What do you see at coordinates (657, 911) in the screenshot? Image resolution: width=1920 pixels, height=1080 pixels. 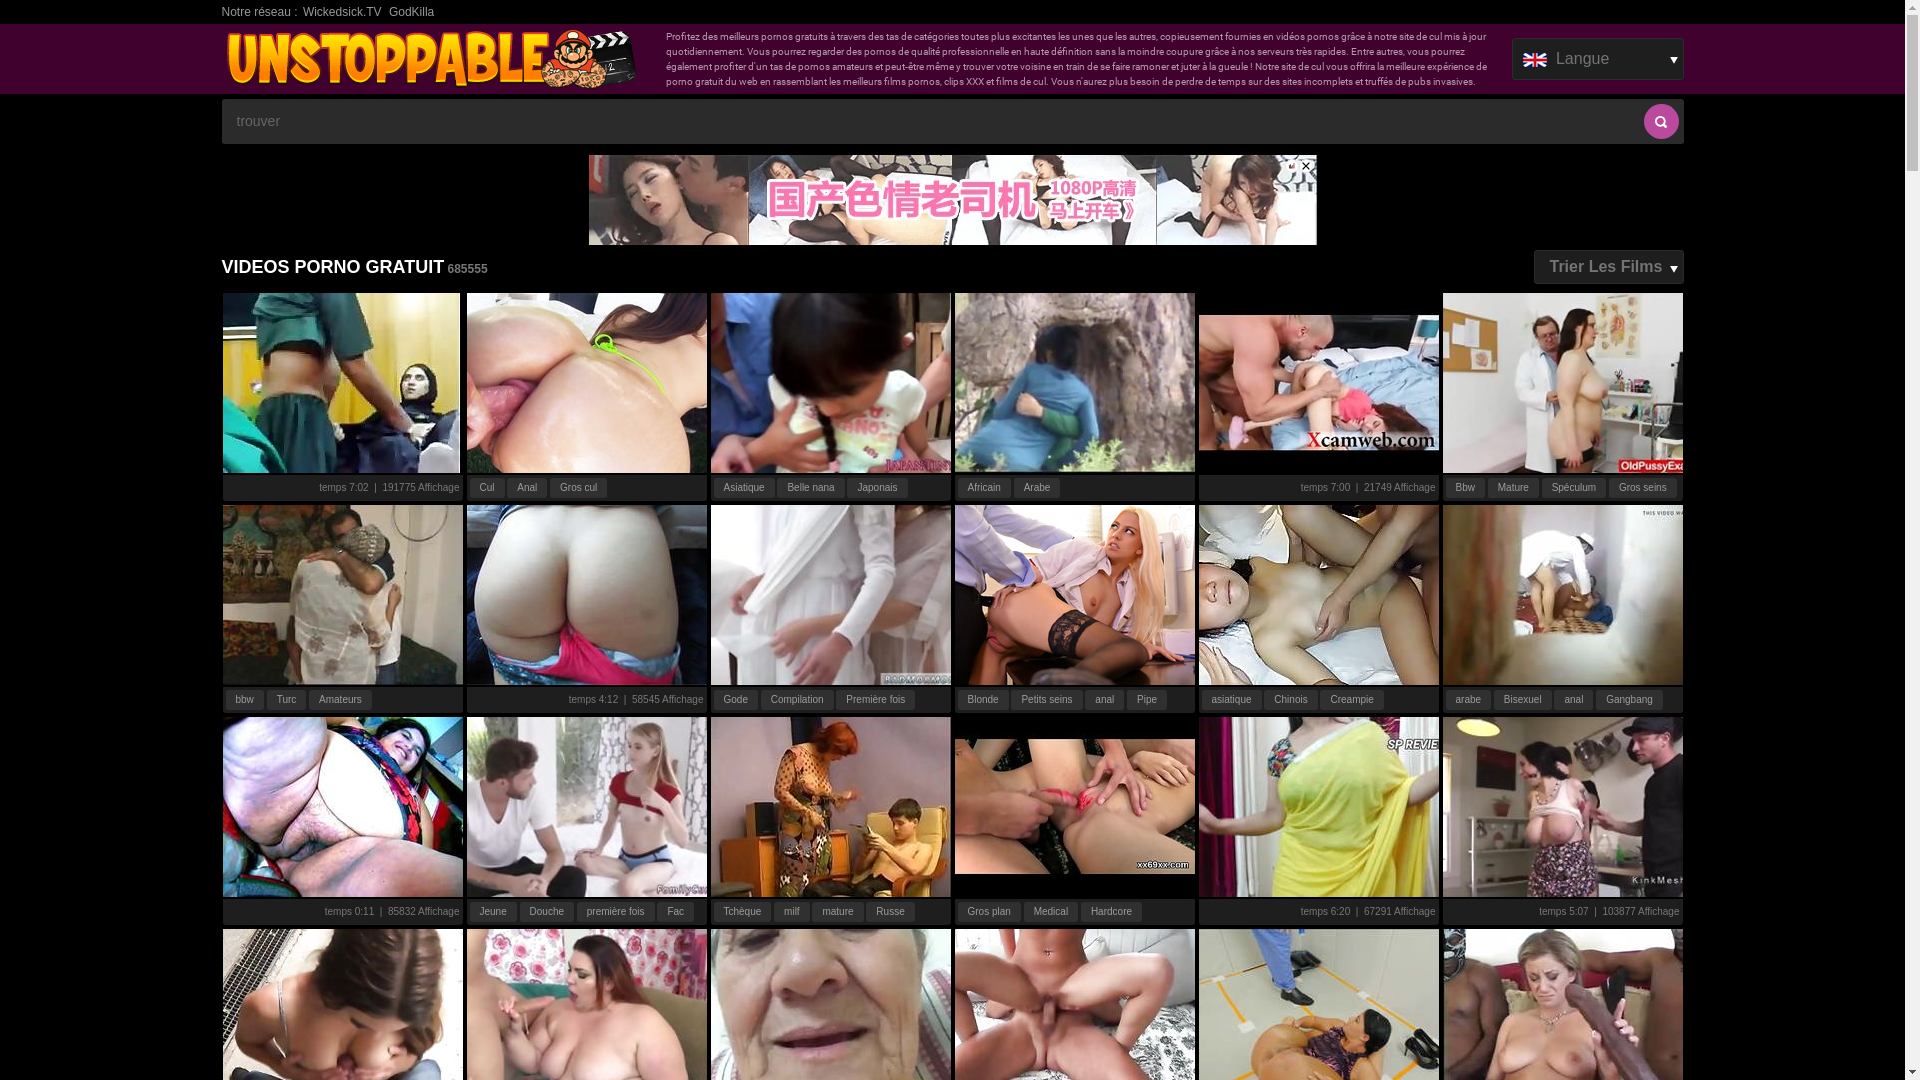 I see `'Fac'` at bounding box center [657, 911].